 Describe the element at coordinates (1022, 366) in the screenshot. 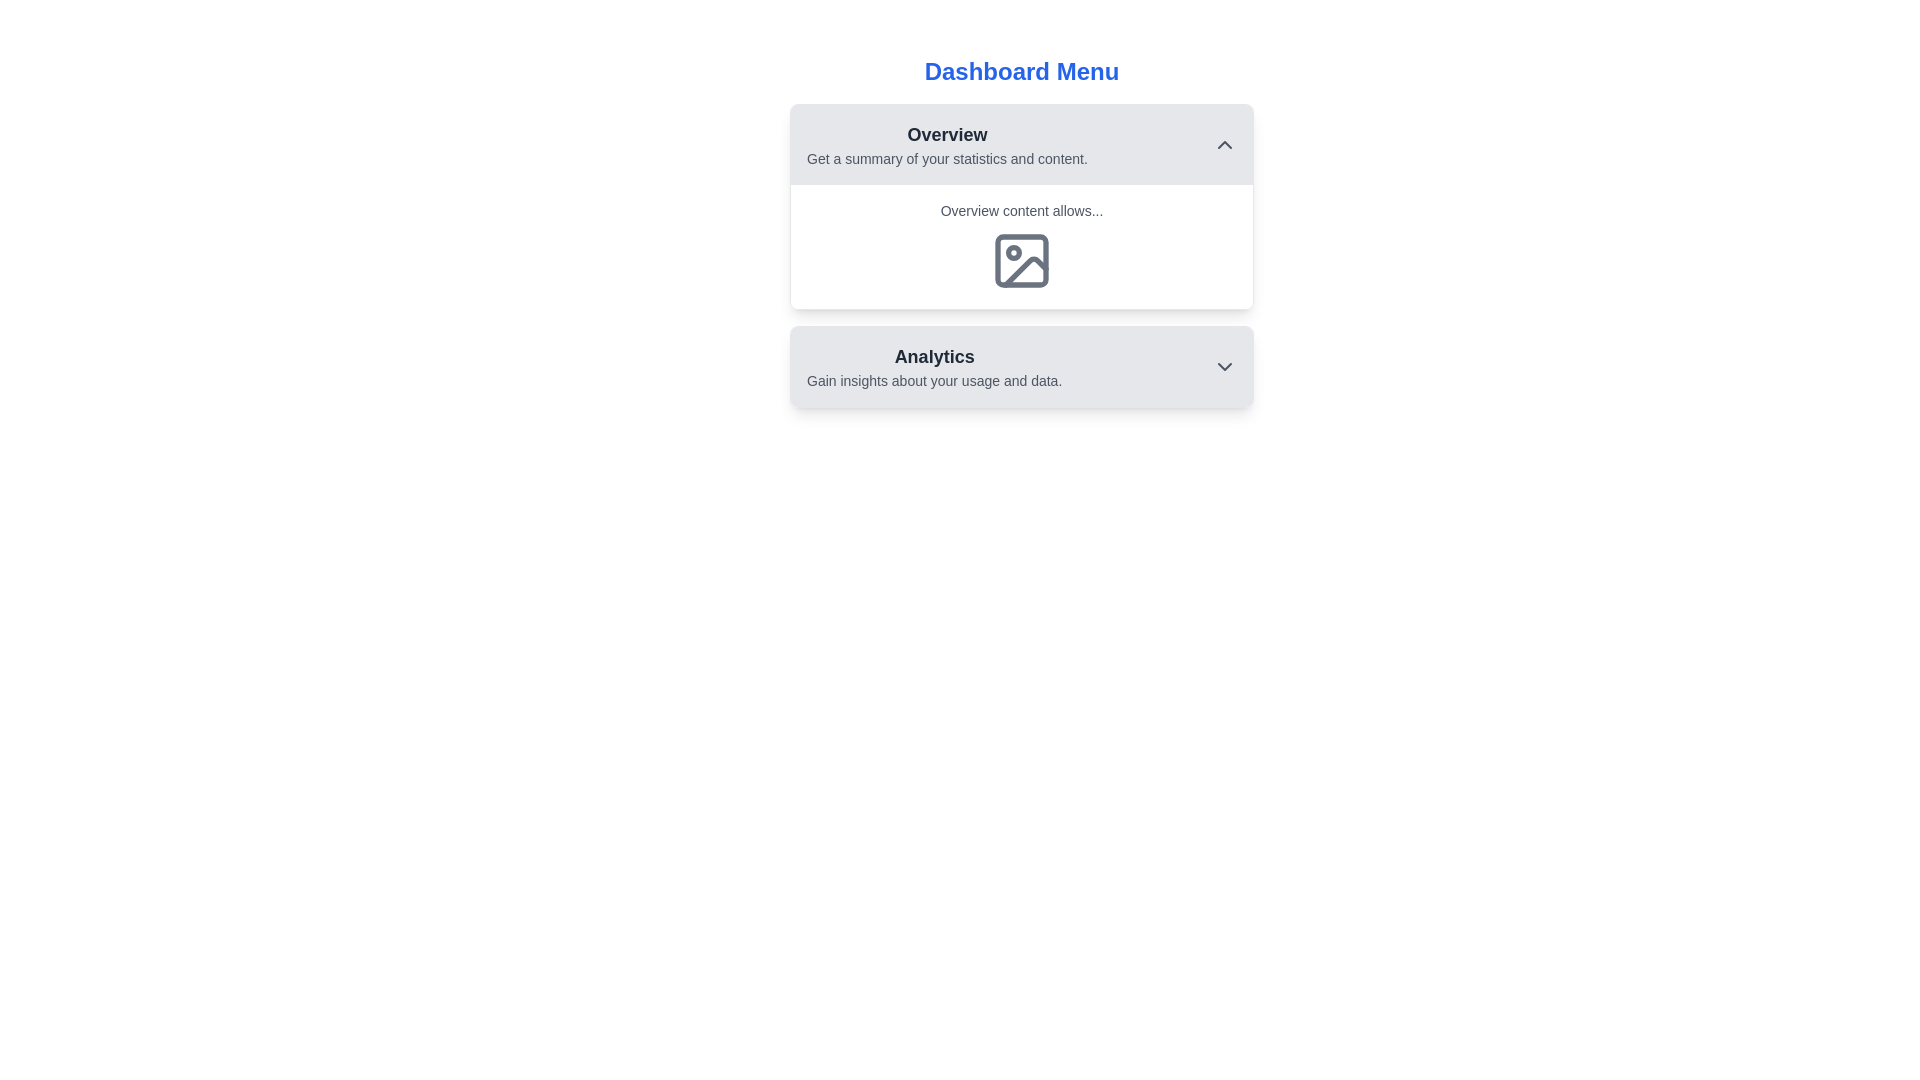

I see `the 'Analytics' section header with expandable functionality` at that location.